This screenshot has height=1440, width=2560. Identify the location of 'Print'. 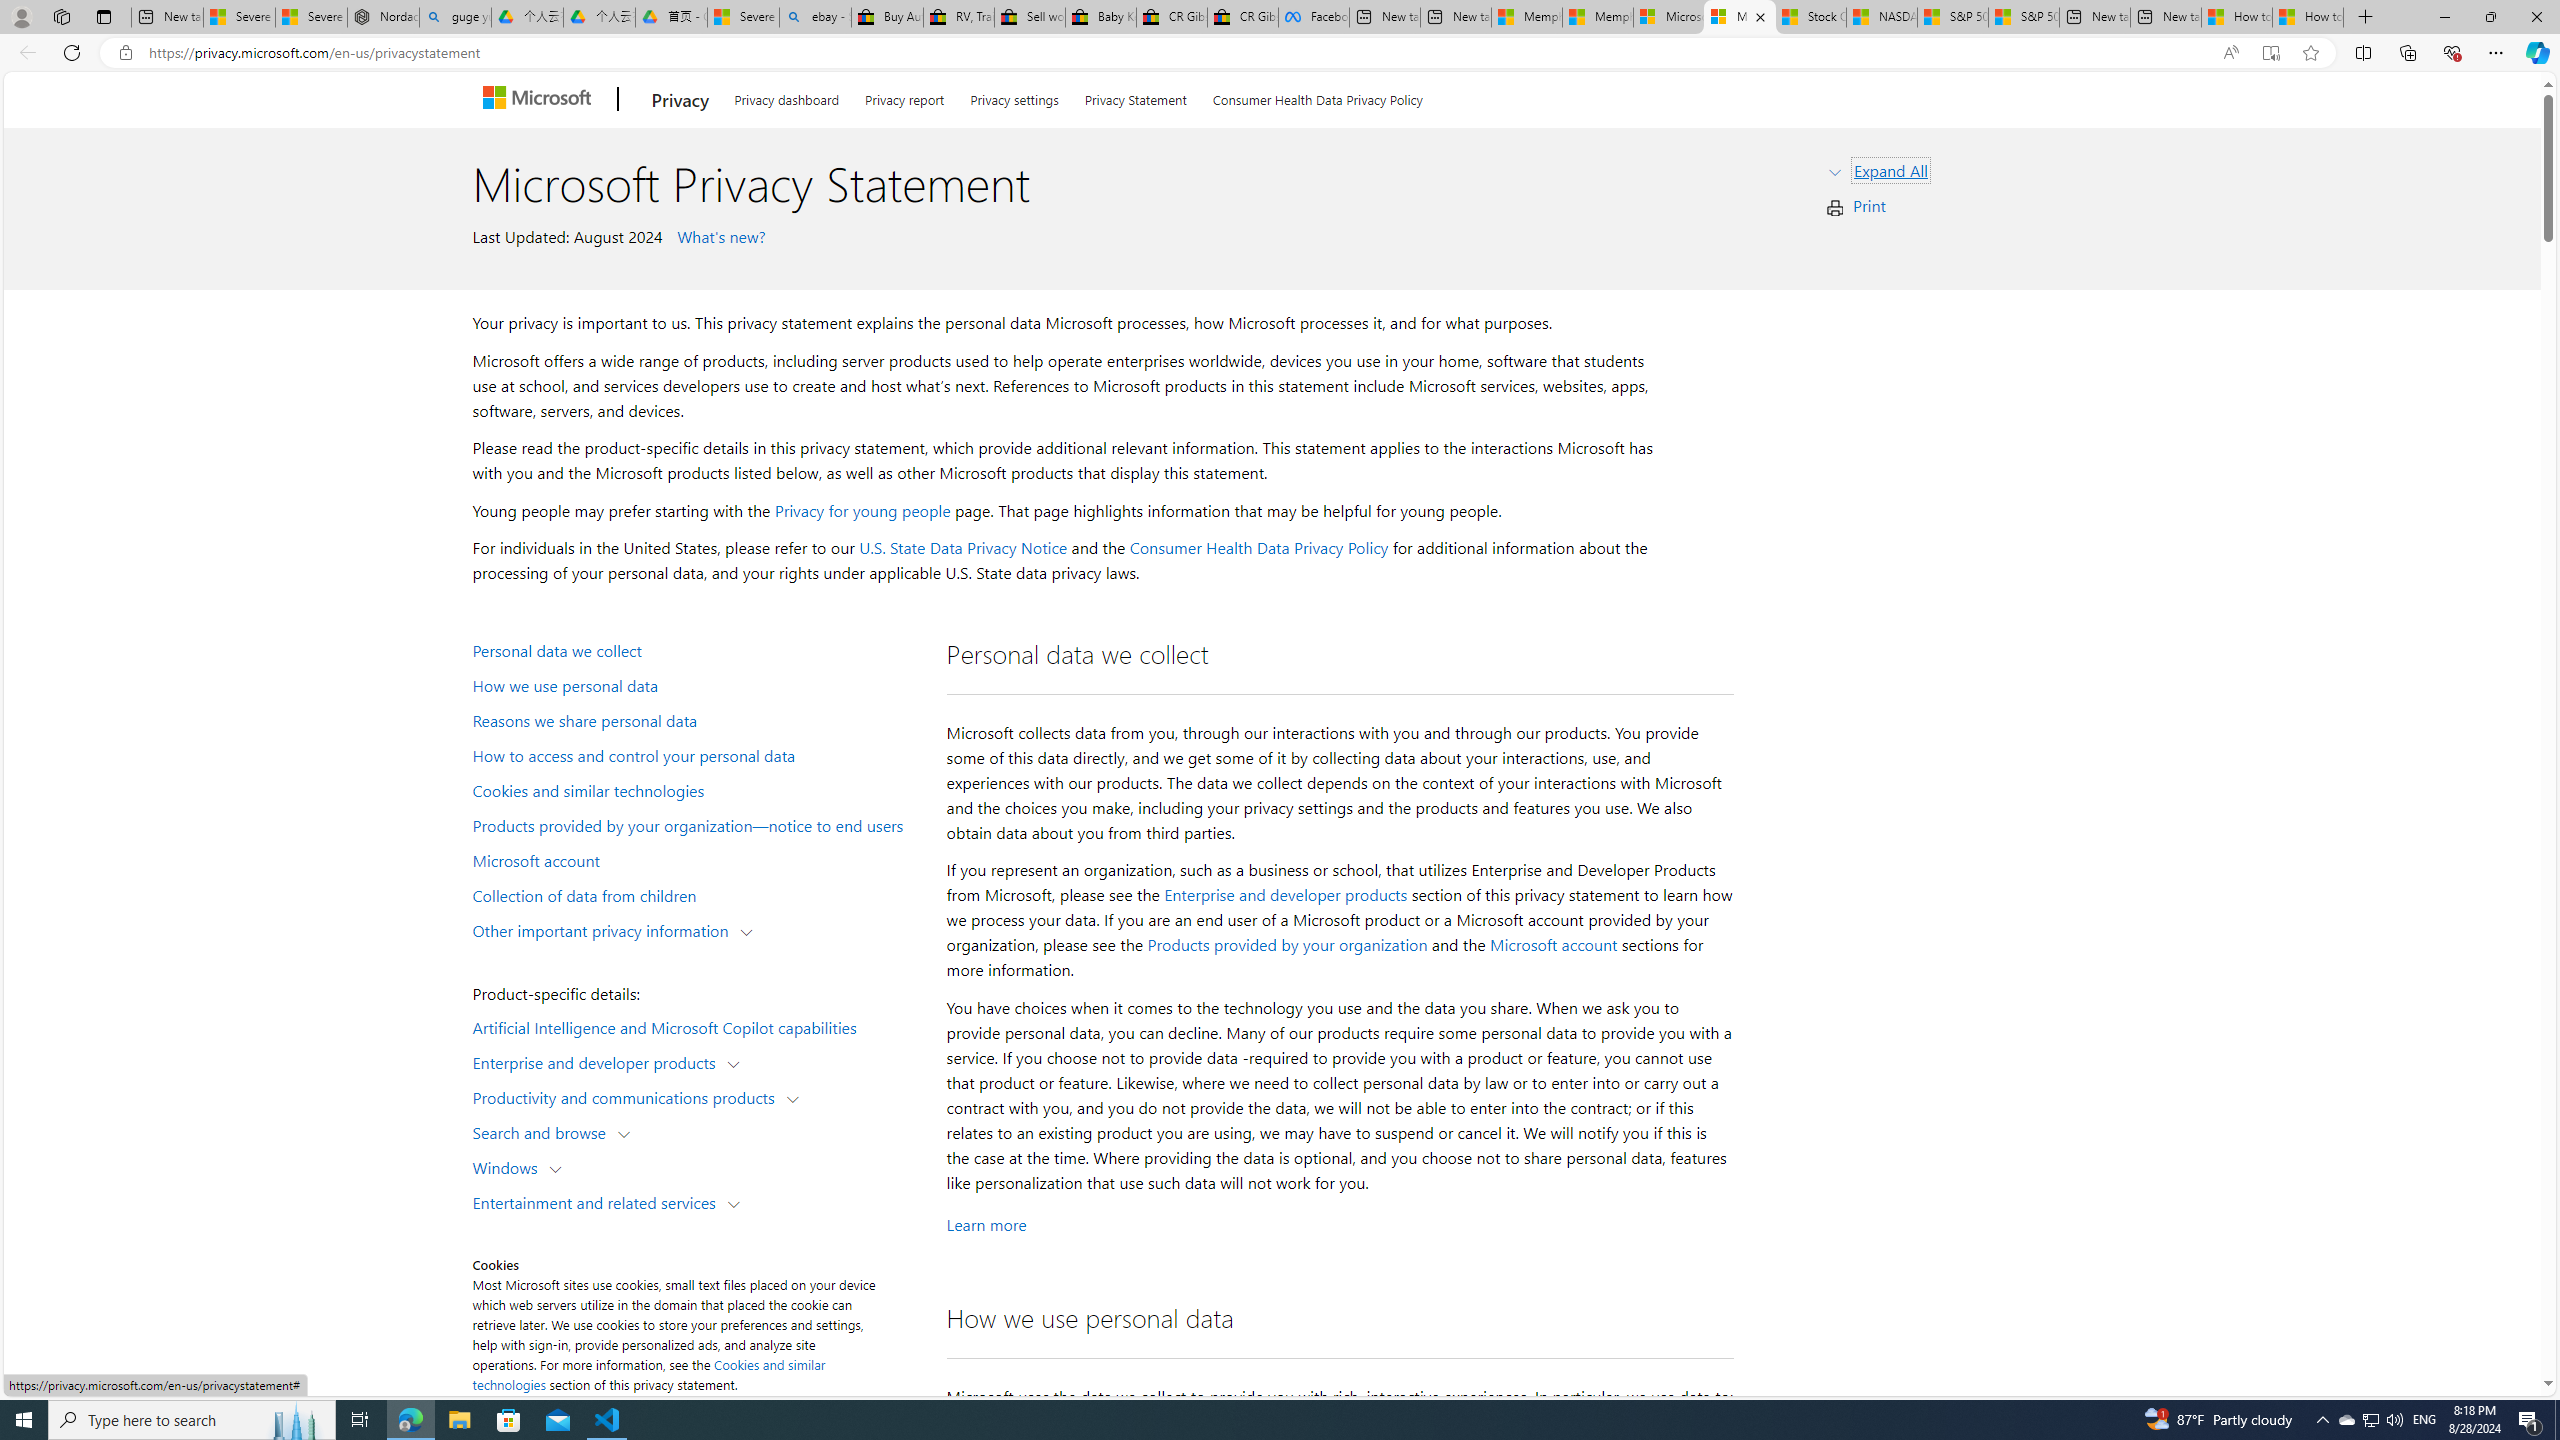
(1870, 204).